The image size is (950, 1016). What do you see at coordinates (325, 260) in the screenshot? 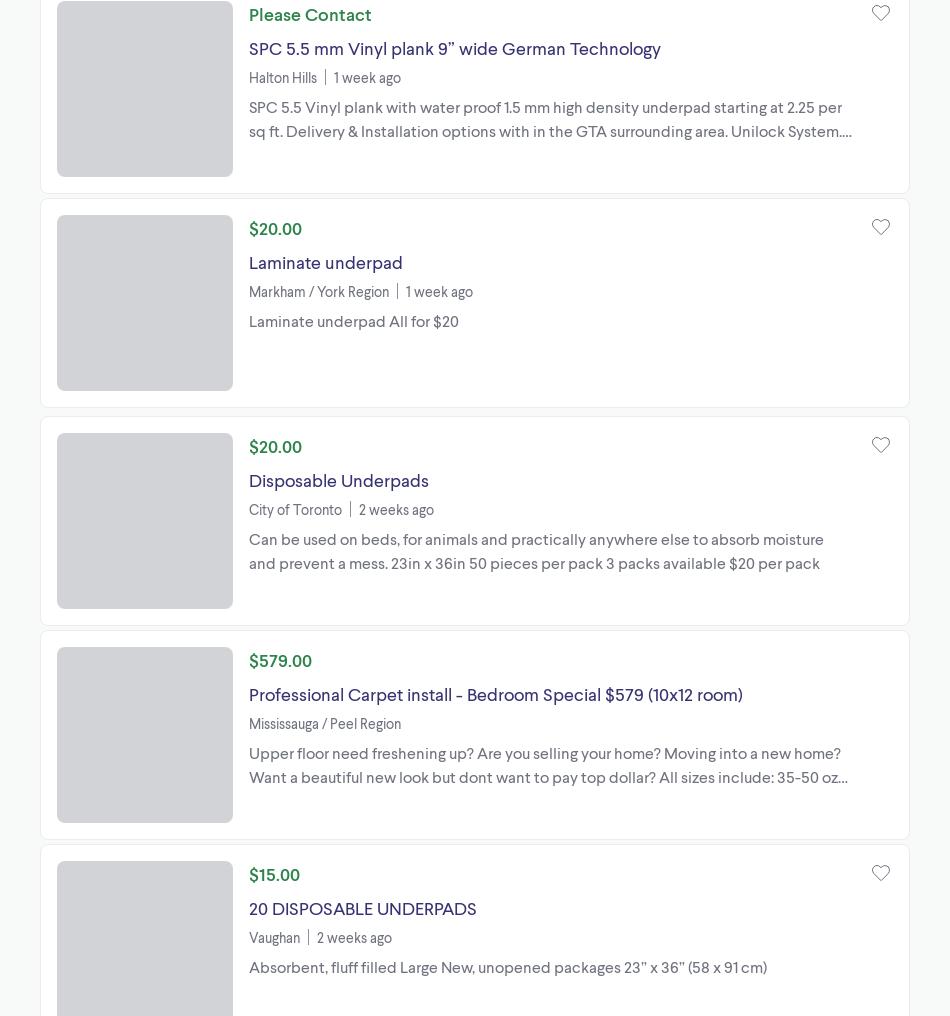
I see `'Laminate underpad'` at bounding box center [325, 260].